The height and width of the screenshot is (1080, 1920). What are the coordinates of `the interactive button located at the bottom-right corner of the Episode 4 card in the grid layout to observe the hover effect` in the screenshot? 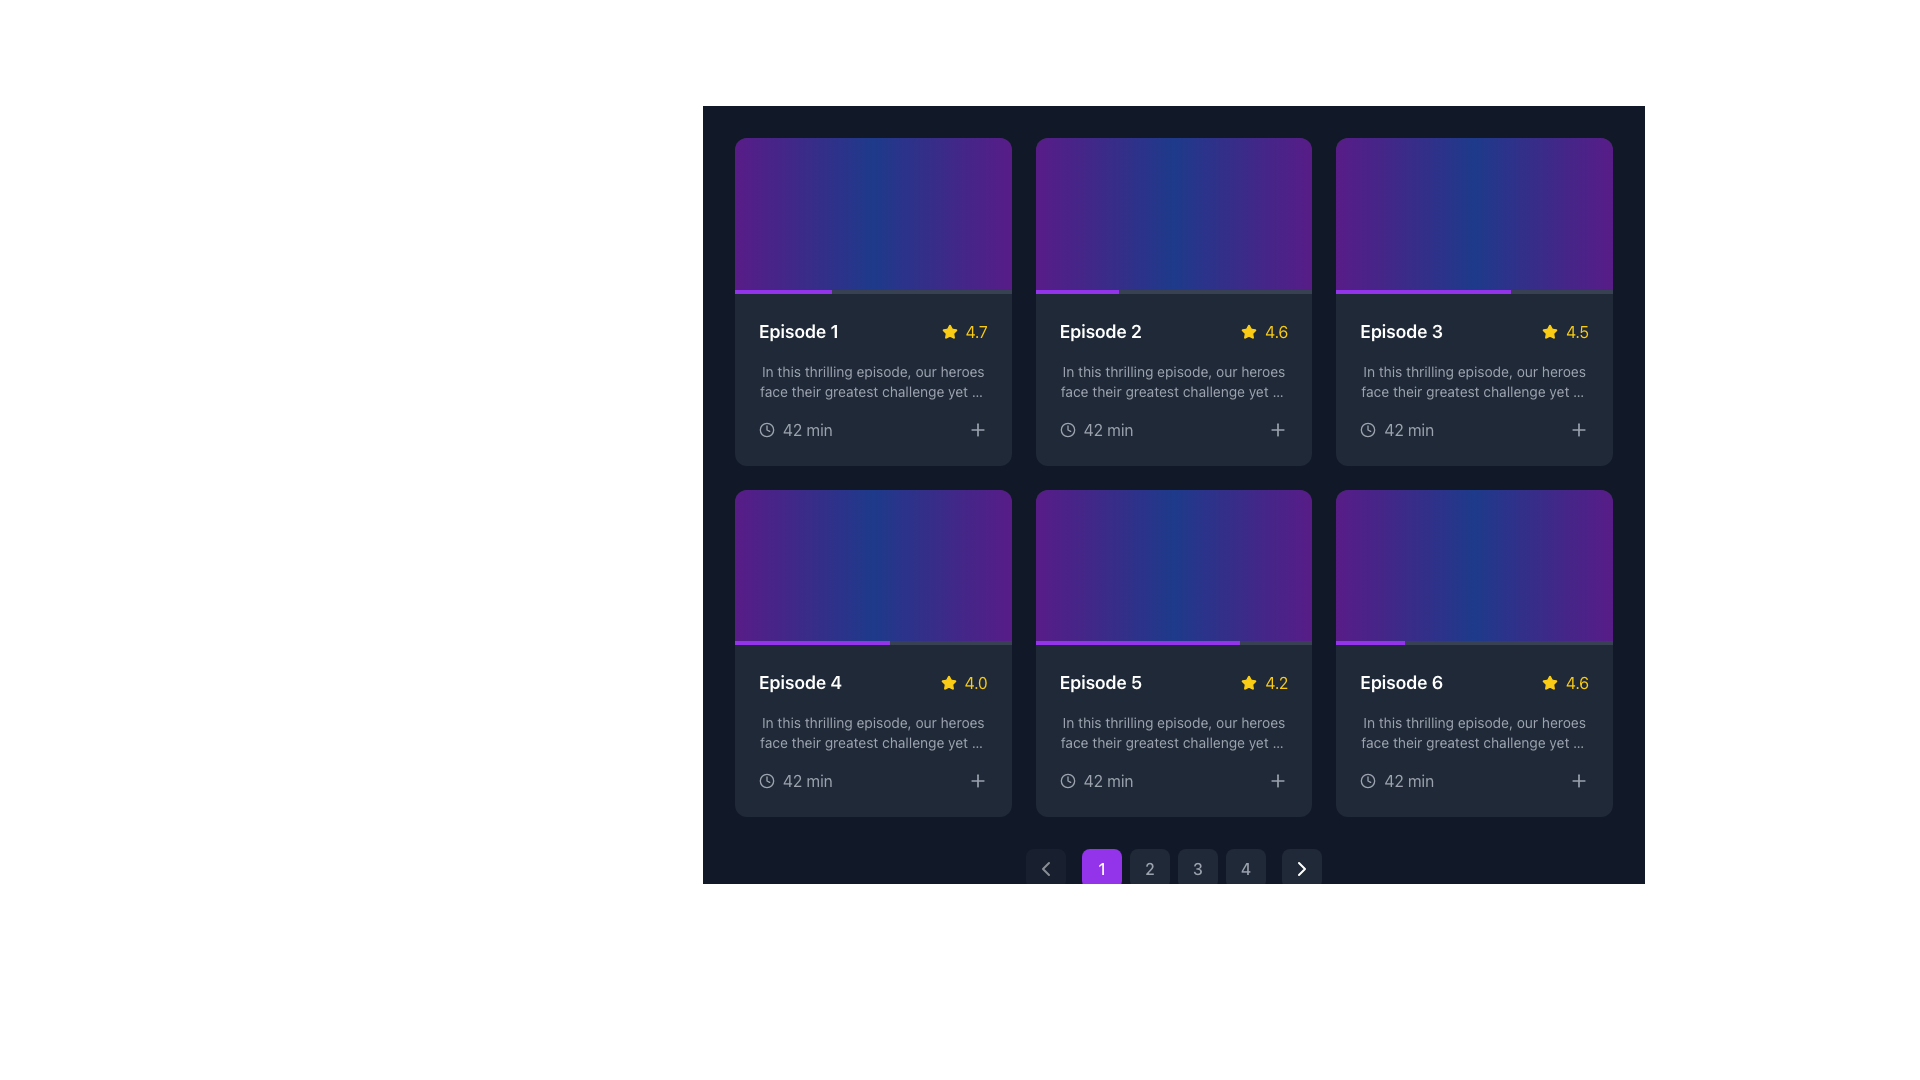 It's located at (977, 780).